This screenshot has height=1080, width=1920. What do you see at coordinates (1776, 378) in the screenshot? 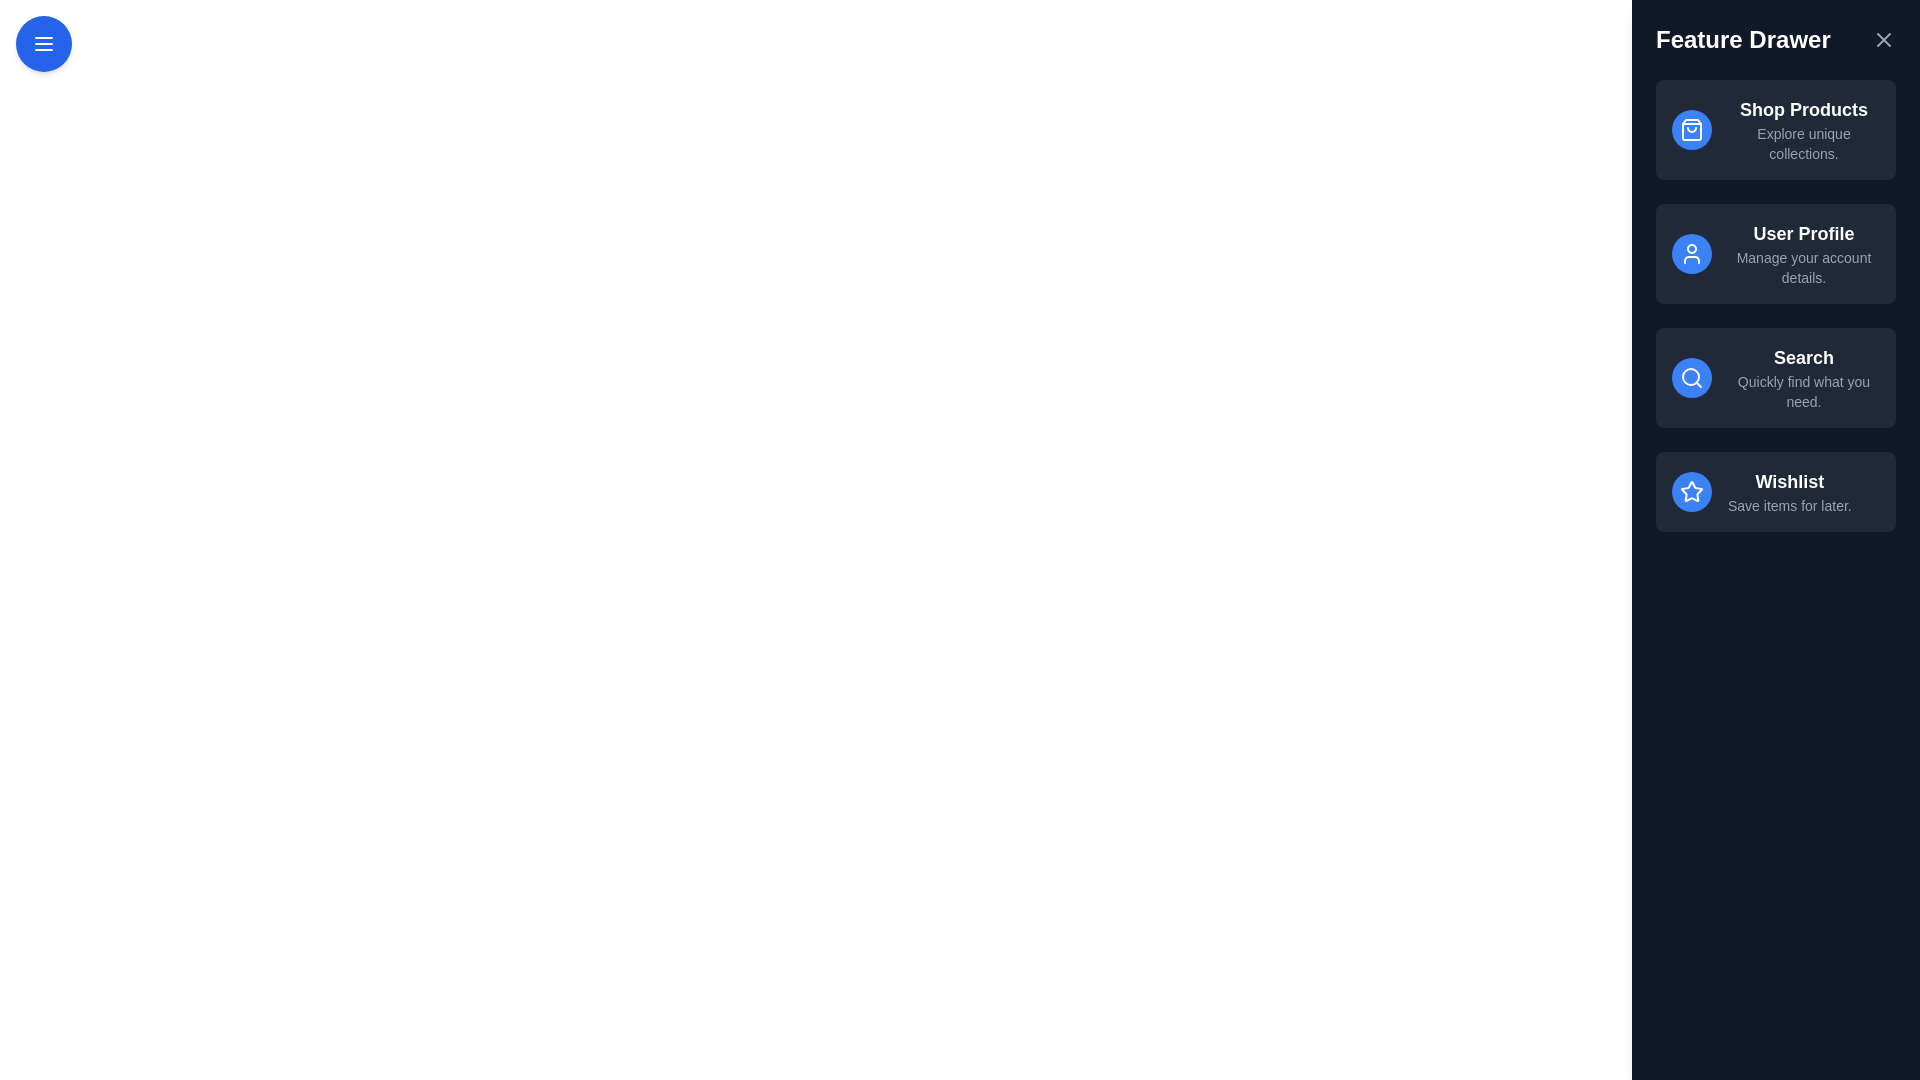
I see `the feature item Search to highlight it` at bounding box center [1776, 378].